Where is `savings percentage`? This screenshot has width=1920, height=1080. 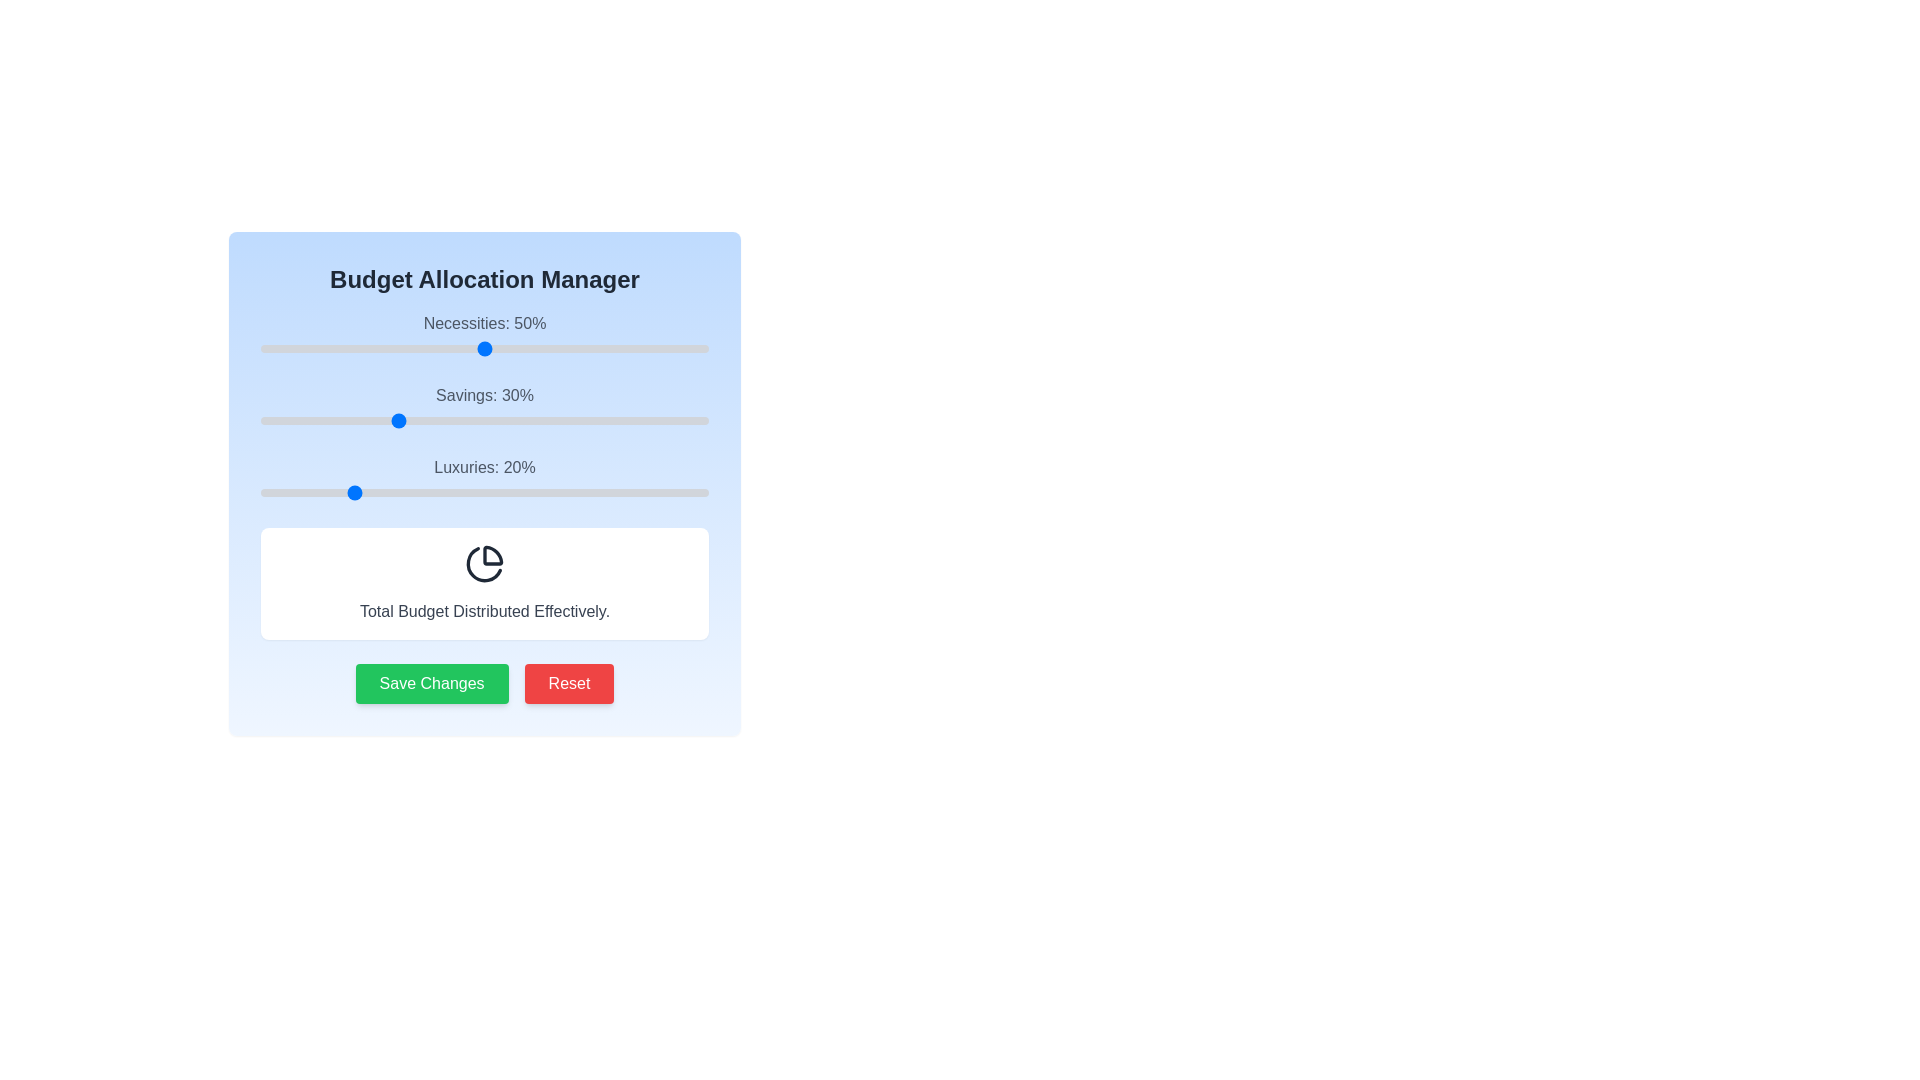 savings percentage is located at coordinates (313, 419).